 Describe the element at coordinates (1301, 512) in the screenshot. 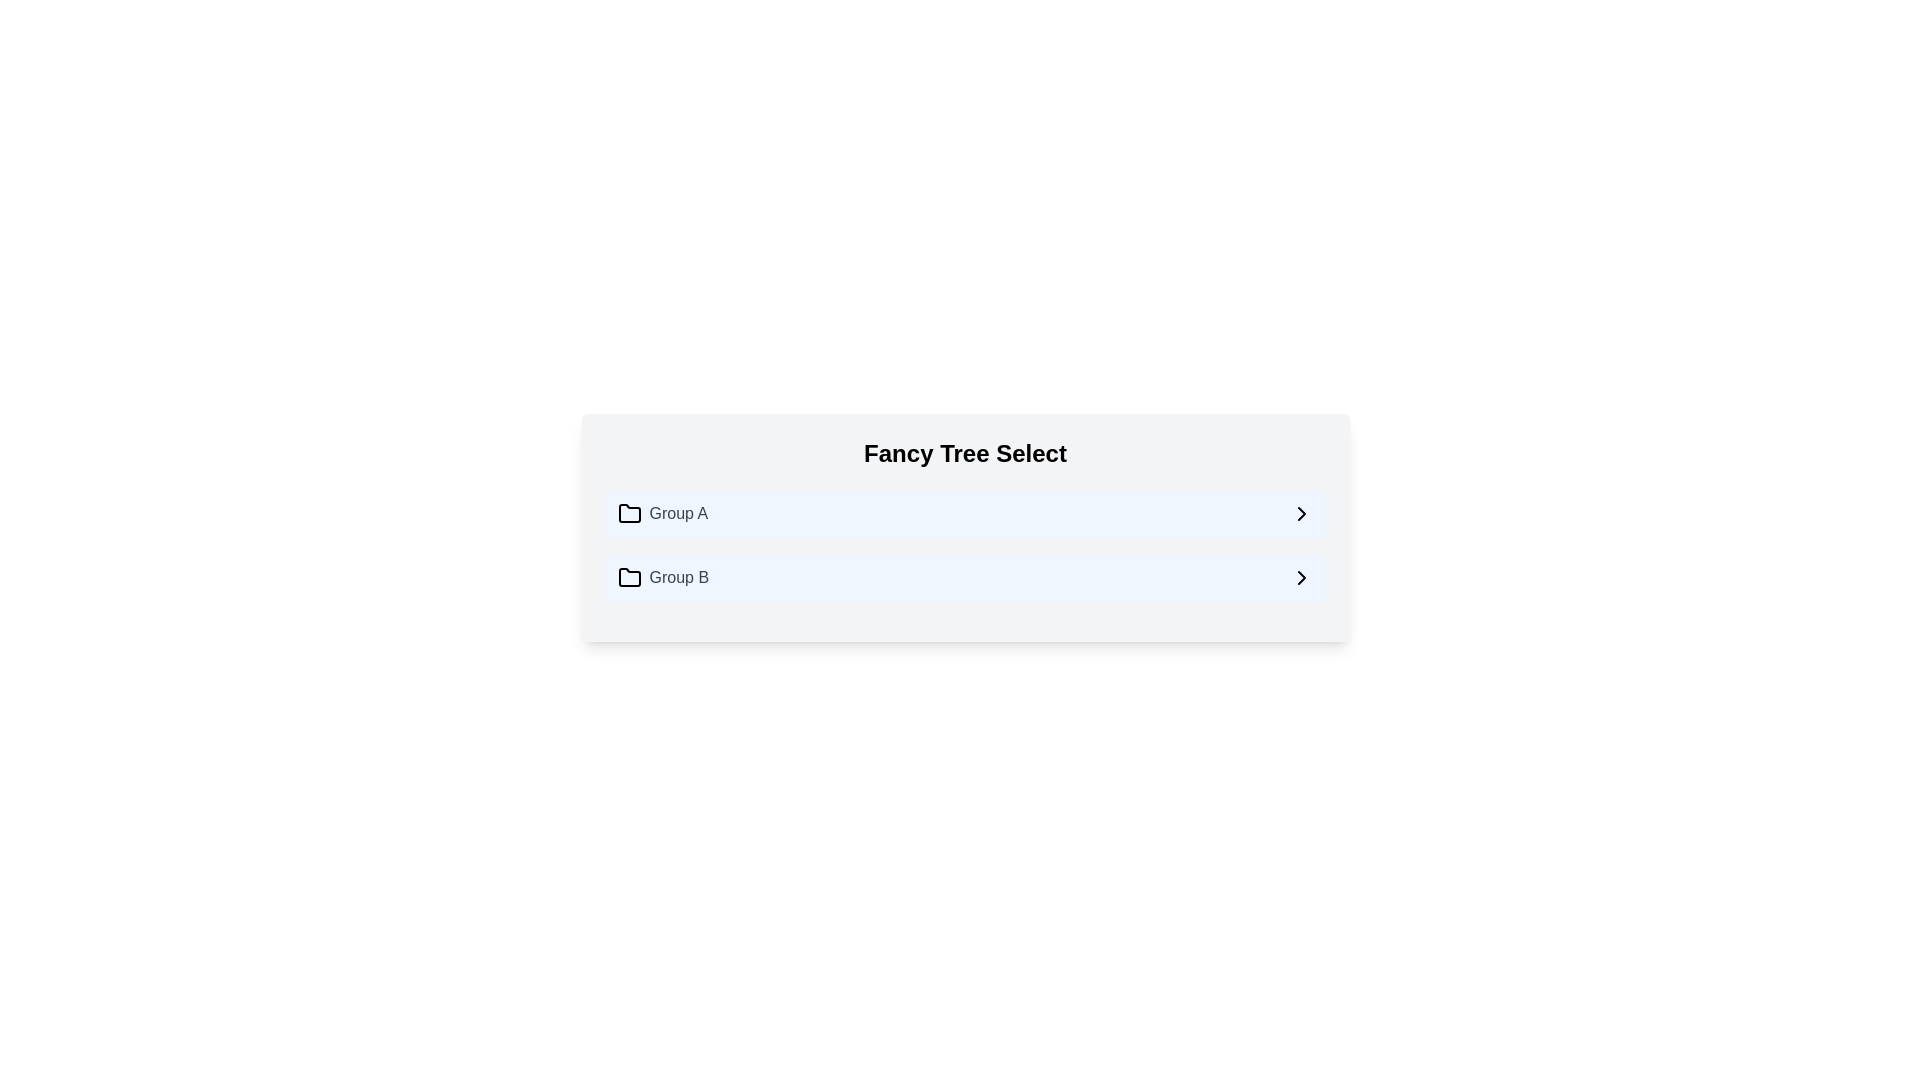

I see `the Right-chevron icon located immediately to the right of the 'Group A' text label` at that location.